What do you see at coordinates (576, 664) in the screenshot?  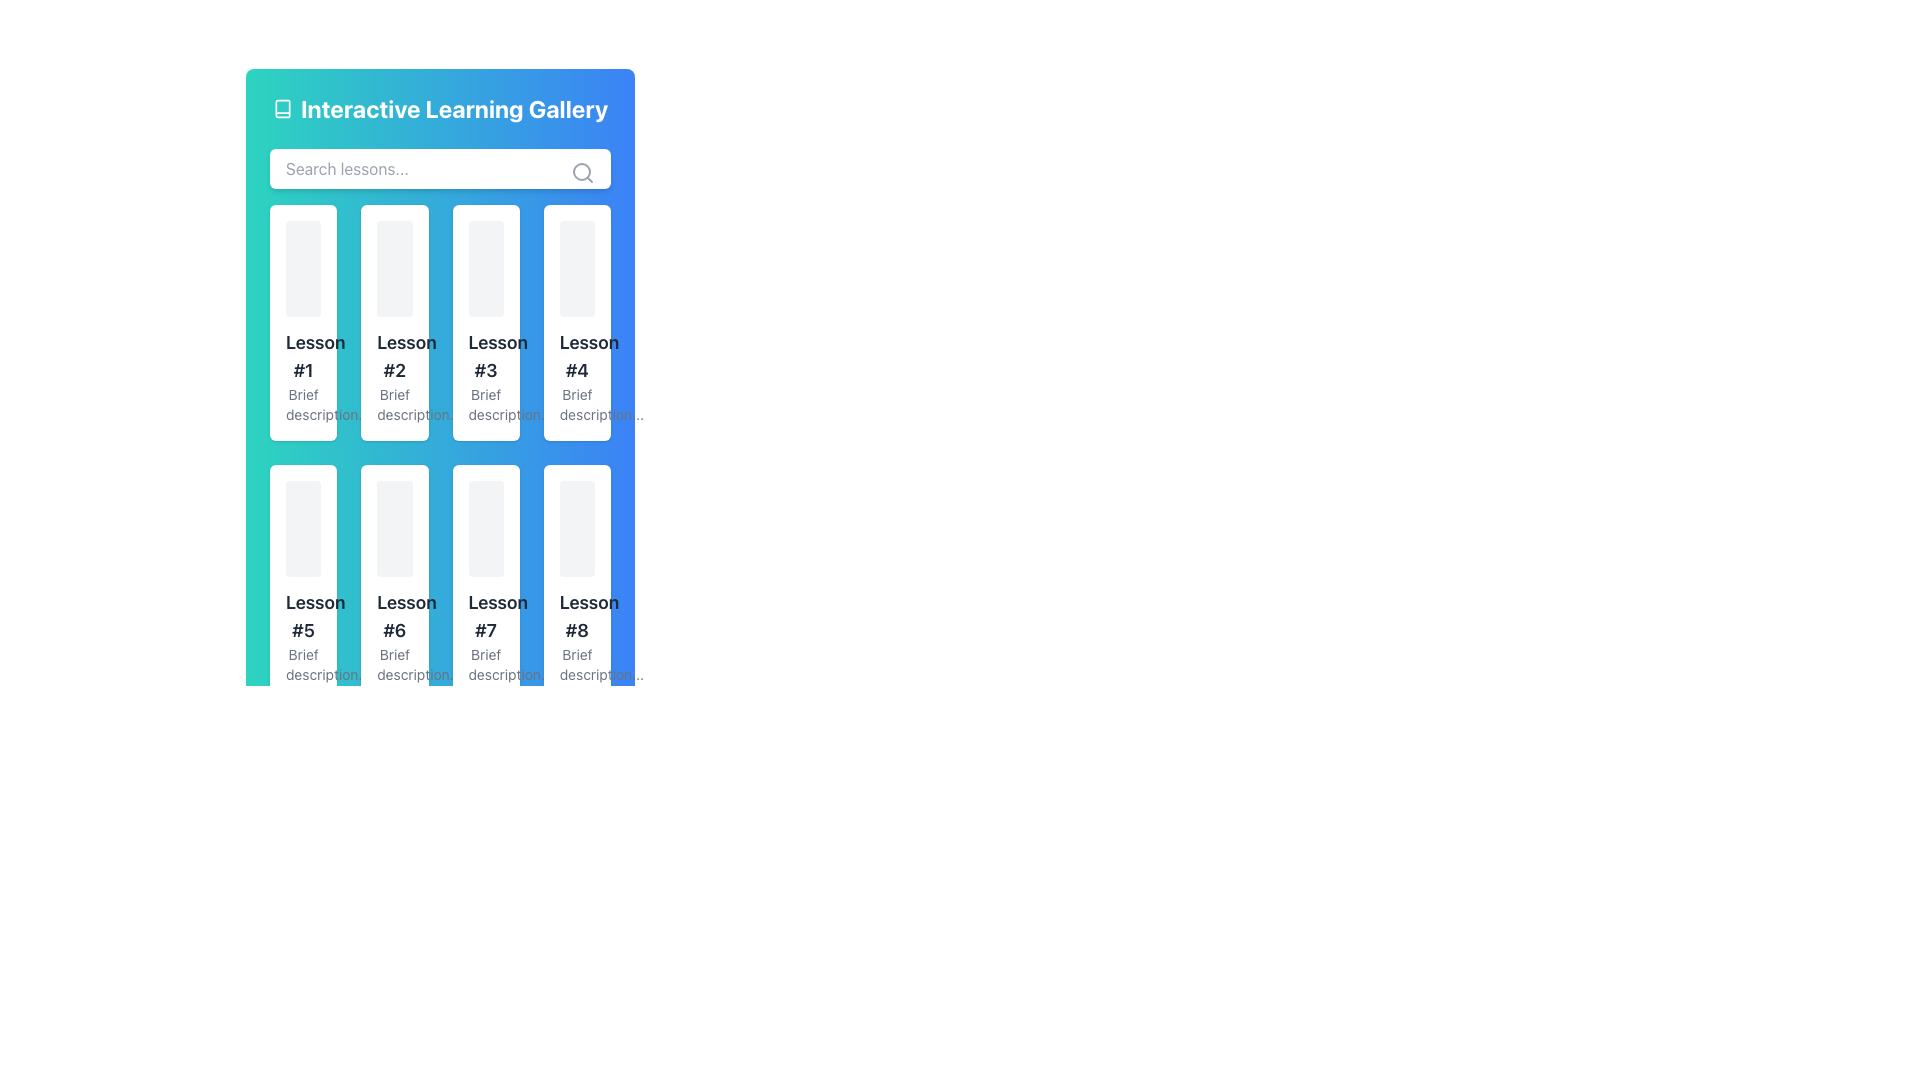 I see `text from the small text label containing the phrase 'Brief description...' styled in gray font, positioned below the title 'Lesson #8'` at bounding box center [576, 664].